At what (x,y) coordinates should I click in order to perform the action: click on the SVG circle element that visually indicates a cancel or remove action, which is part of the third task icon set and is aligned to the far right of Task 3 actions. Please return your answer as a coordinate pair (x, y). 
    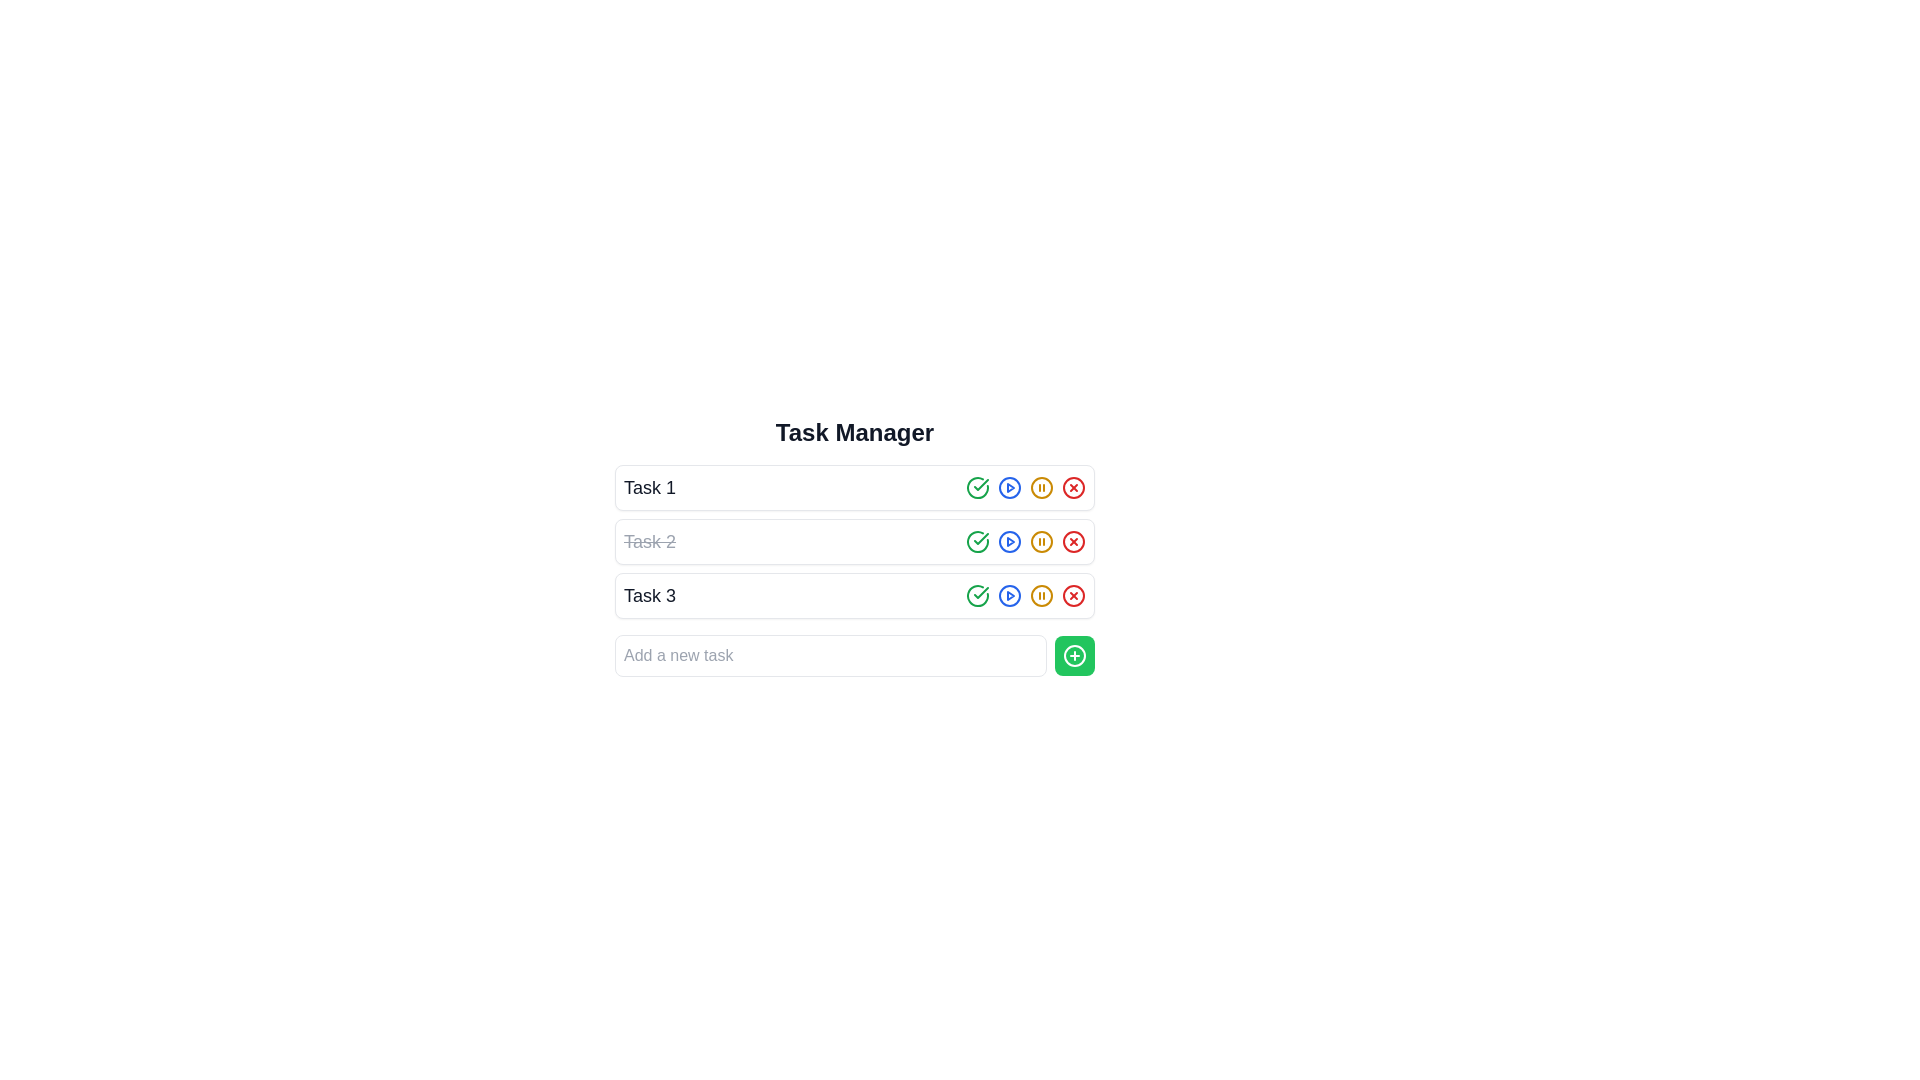
    Looking at the image, I should click on (1073, 595).